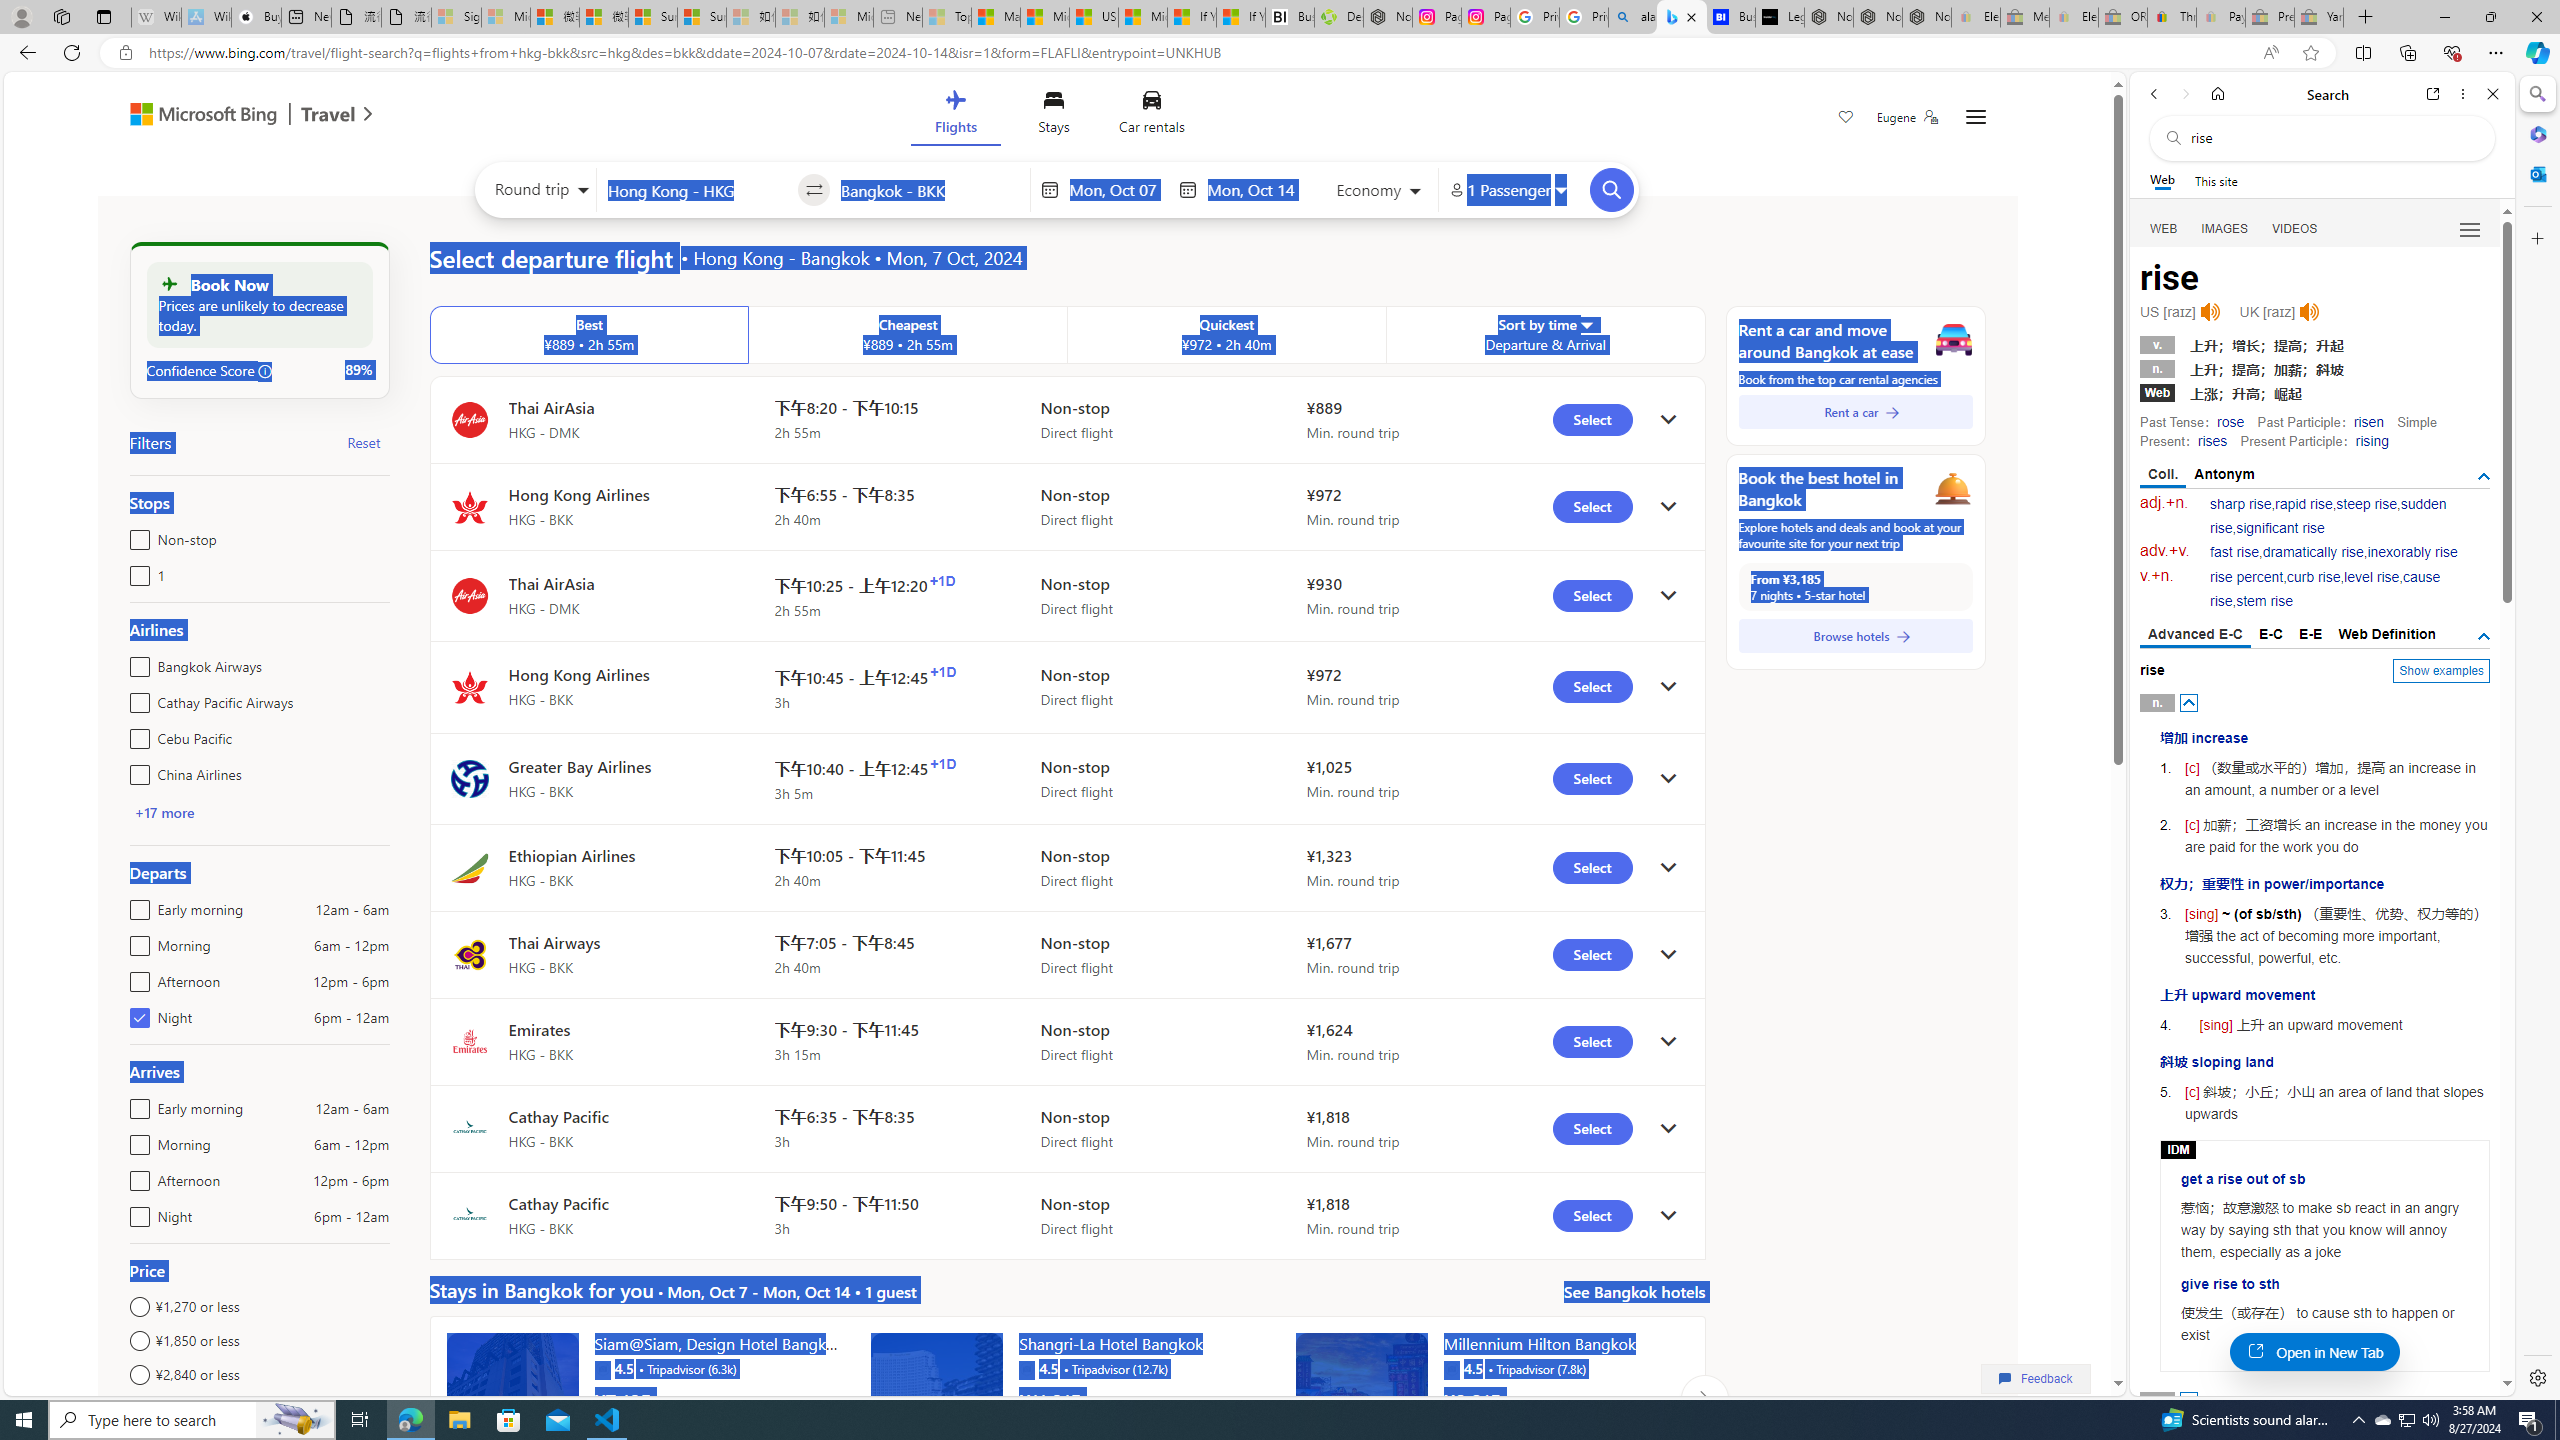 The width and height of the screenshot is (2560, 1440). What do you see at coordinates (1507, 189) in the screenshot?
I see `'1 Passenger'` at bounding box center [1507, 189].